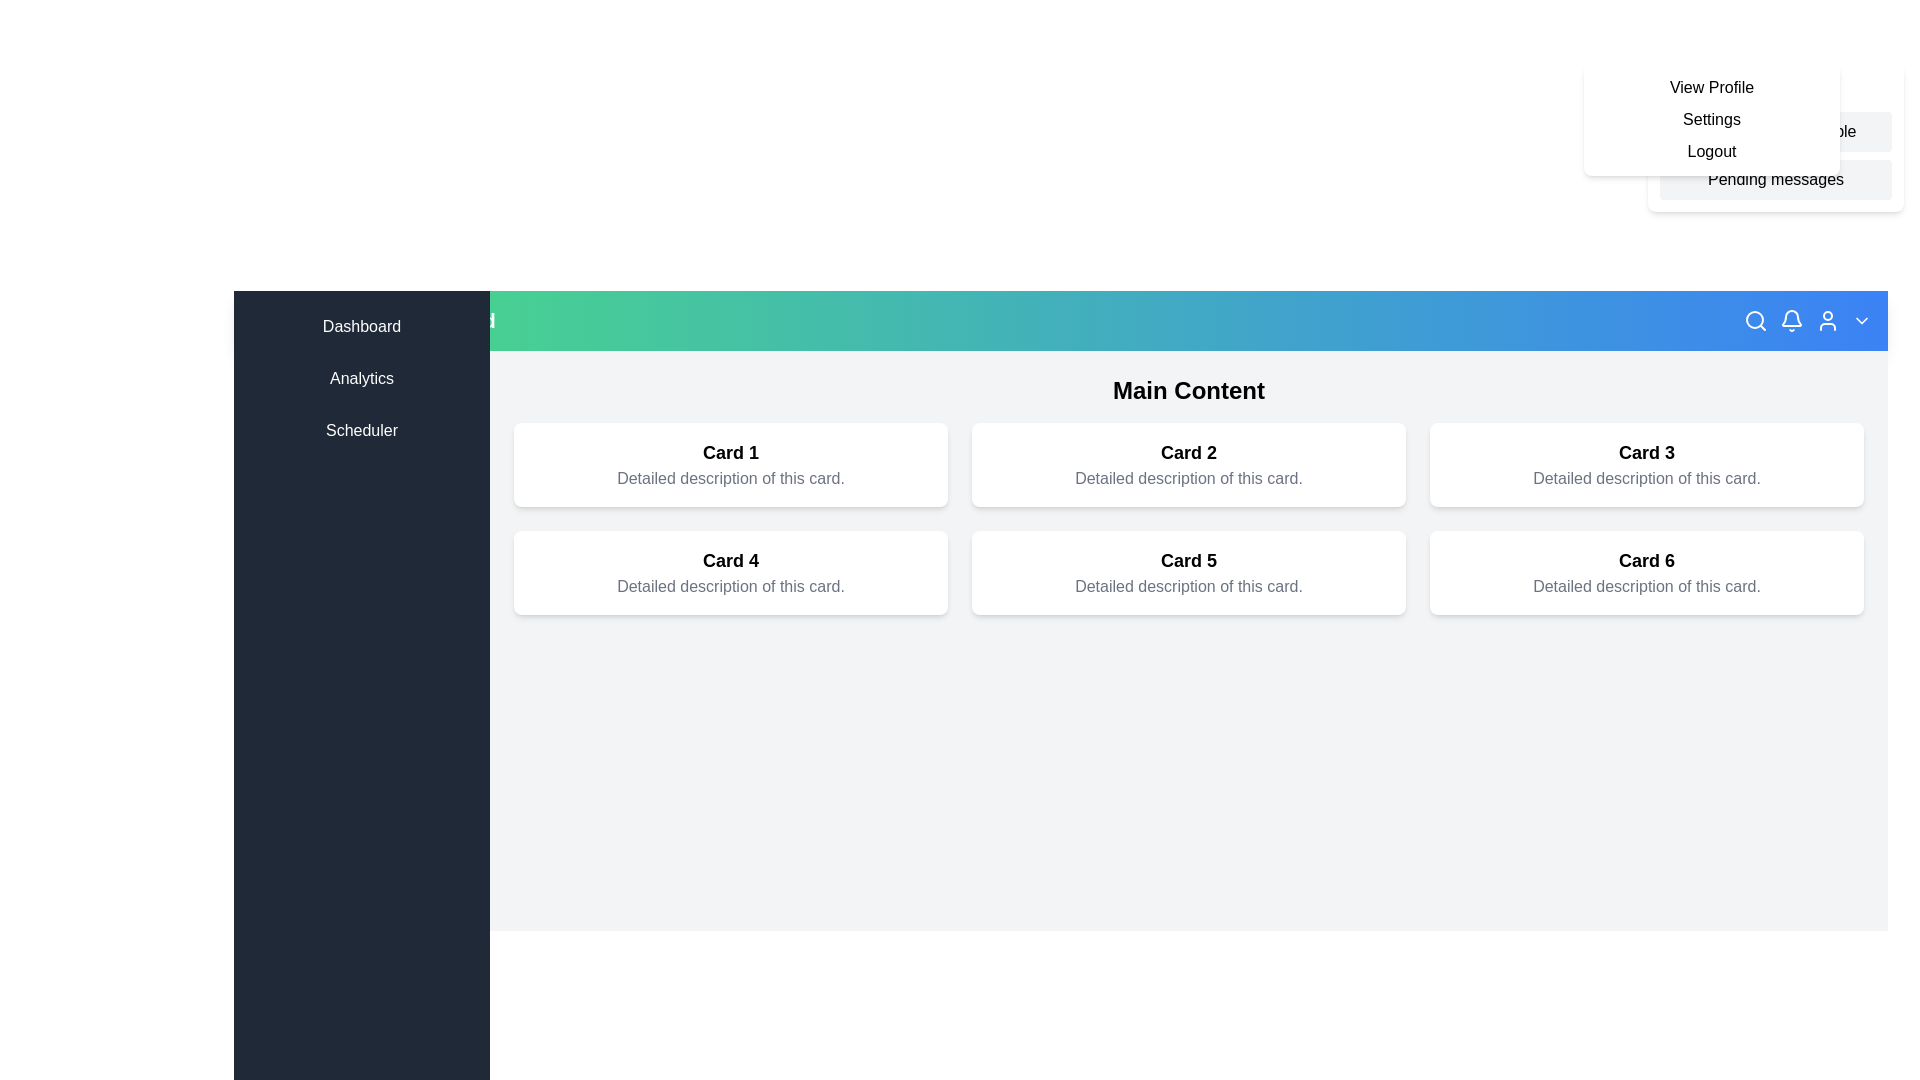 This screenshot has height=1080, width=1920. I want to click on the button located below the 'New updates available' text in the dropdown menu for accessing pending messages, so click(1776, 180).